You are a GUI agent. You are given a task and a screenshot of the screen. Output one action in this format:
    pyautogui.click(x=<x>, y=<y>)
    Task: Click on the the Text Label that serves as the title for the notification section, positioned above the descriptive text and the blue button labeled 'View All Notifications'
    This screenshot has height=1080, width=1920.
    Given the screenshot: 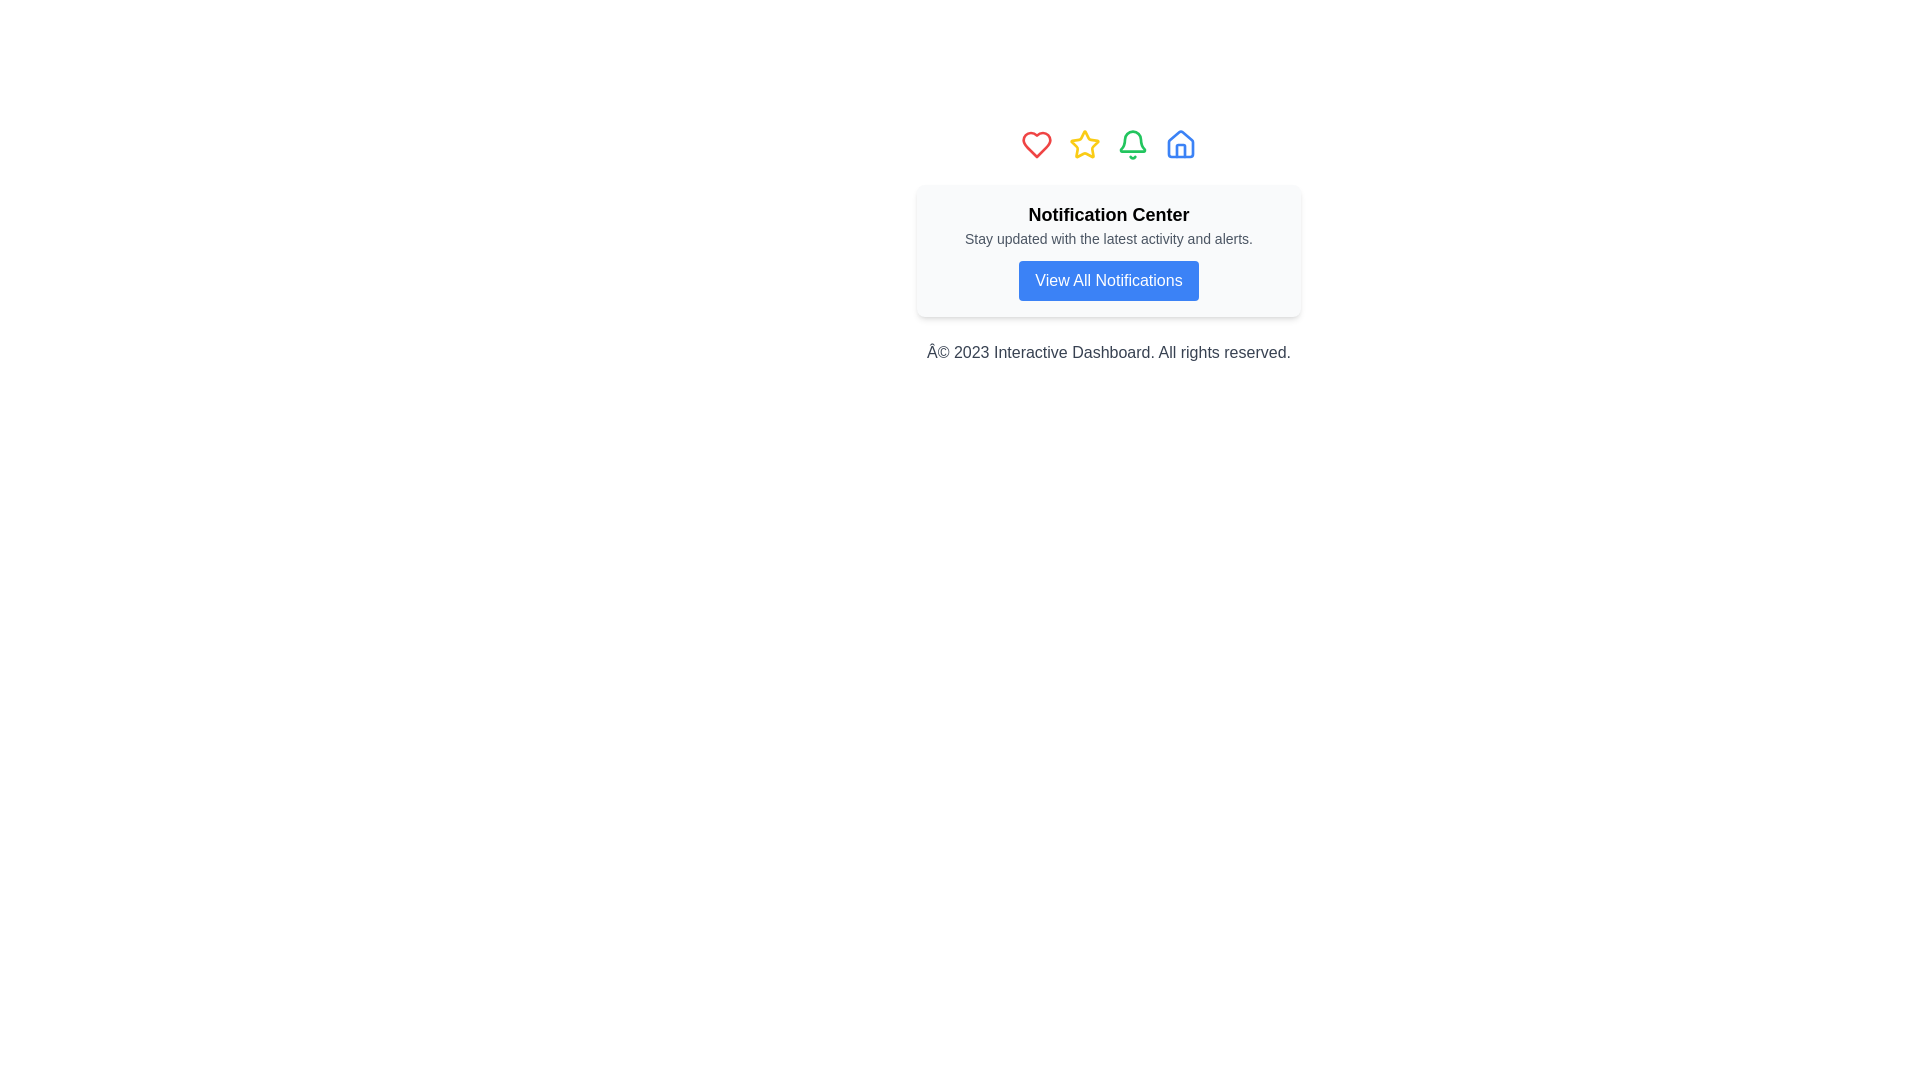 What is the action you would take?
    pyautogui.click(x=1107, y=215)
    